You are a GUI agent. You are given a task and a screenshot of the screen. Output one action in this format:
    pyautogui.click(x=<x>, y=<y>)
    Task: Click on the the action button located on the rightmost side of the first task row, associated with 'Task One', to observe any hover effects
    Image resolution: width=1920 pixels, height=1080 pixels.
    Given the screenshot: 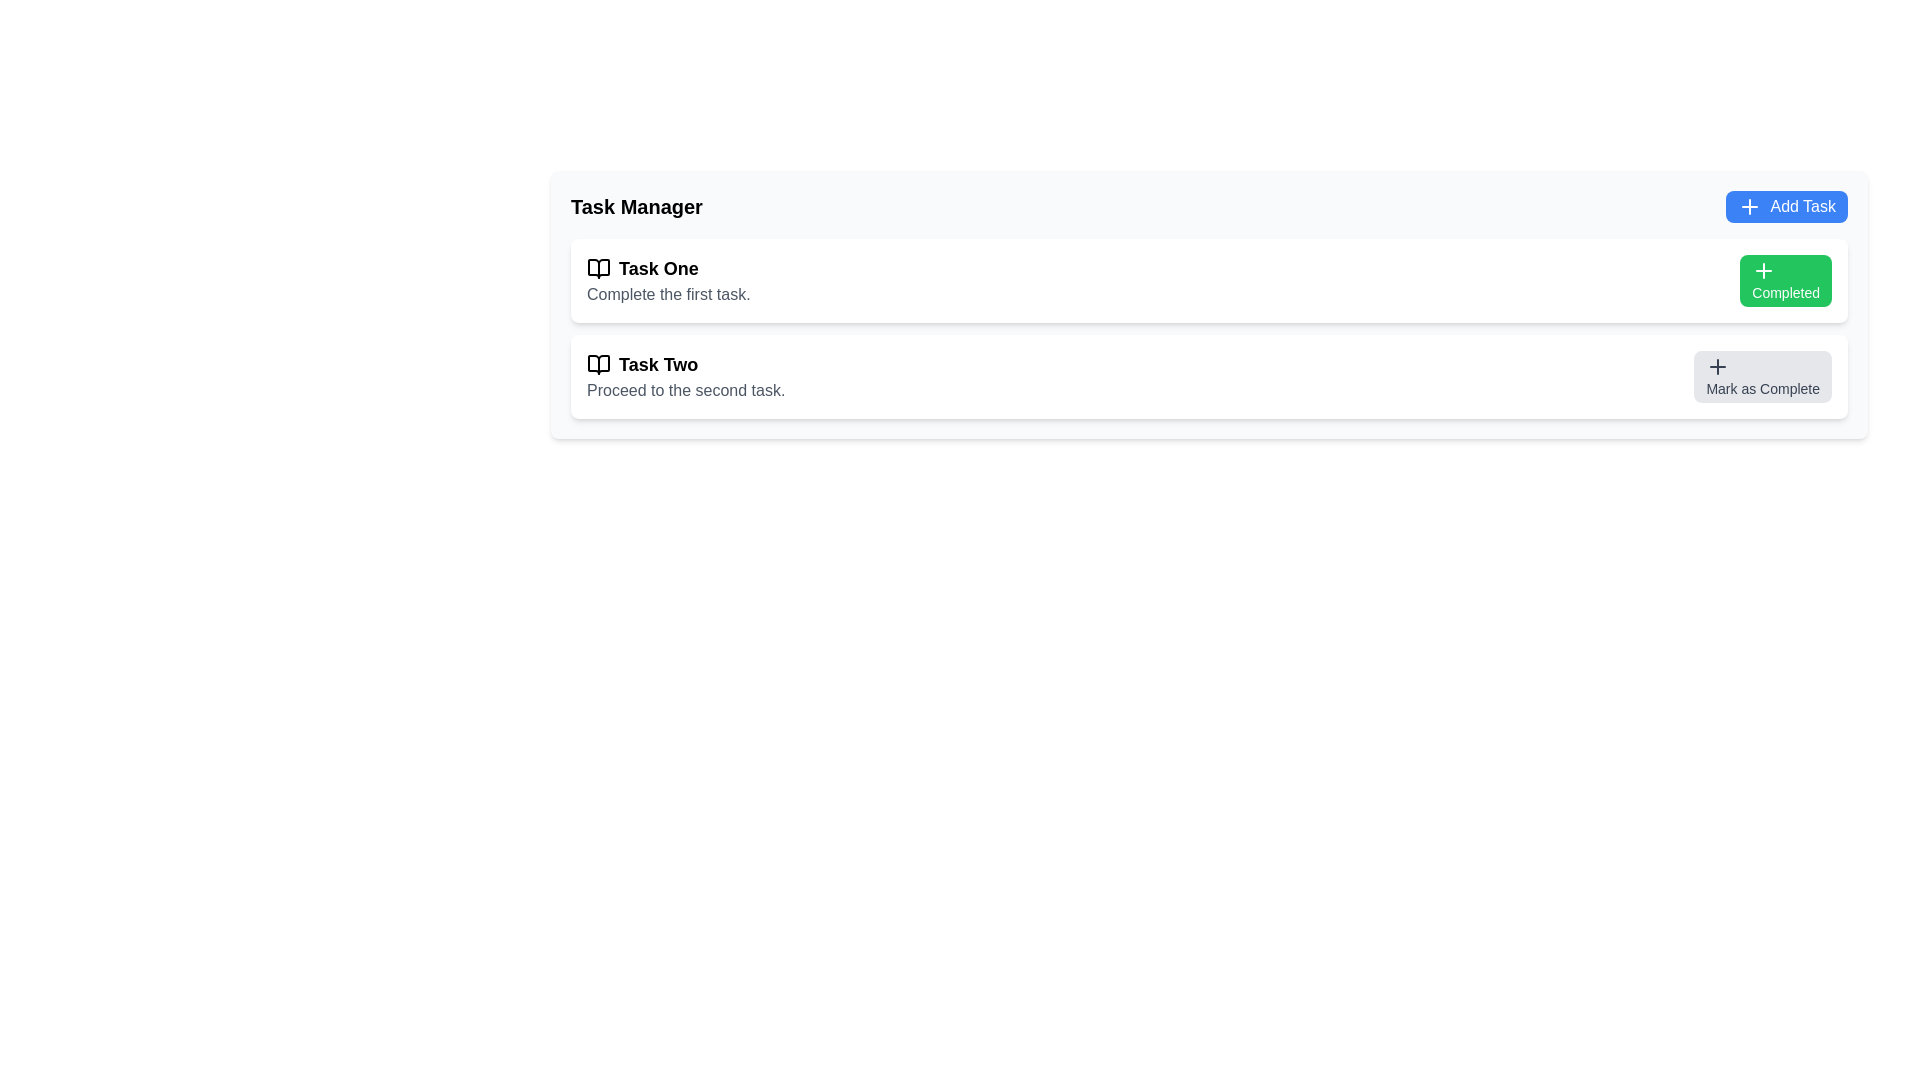 What is the action you would take?
    pyautogui.click(x=1786, y=281)
    